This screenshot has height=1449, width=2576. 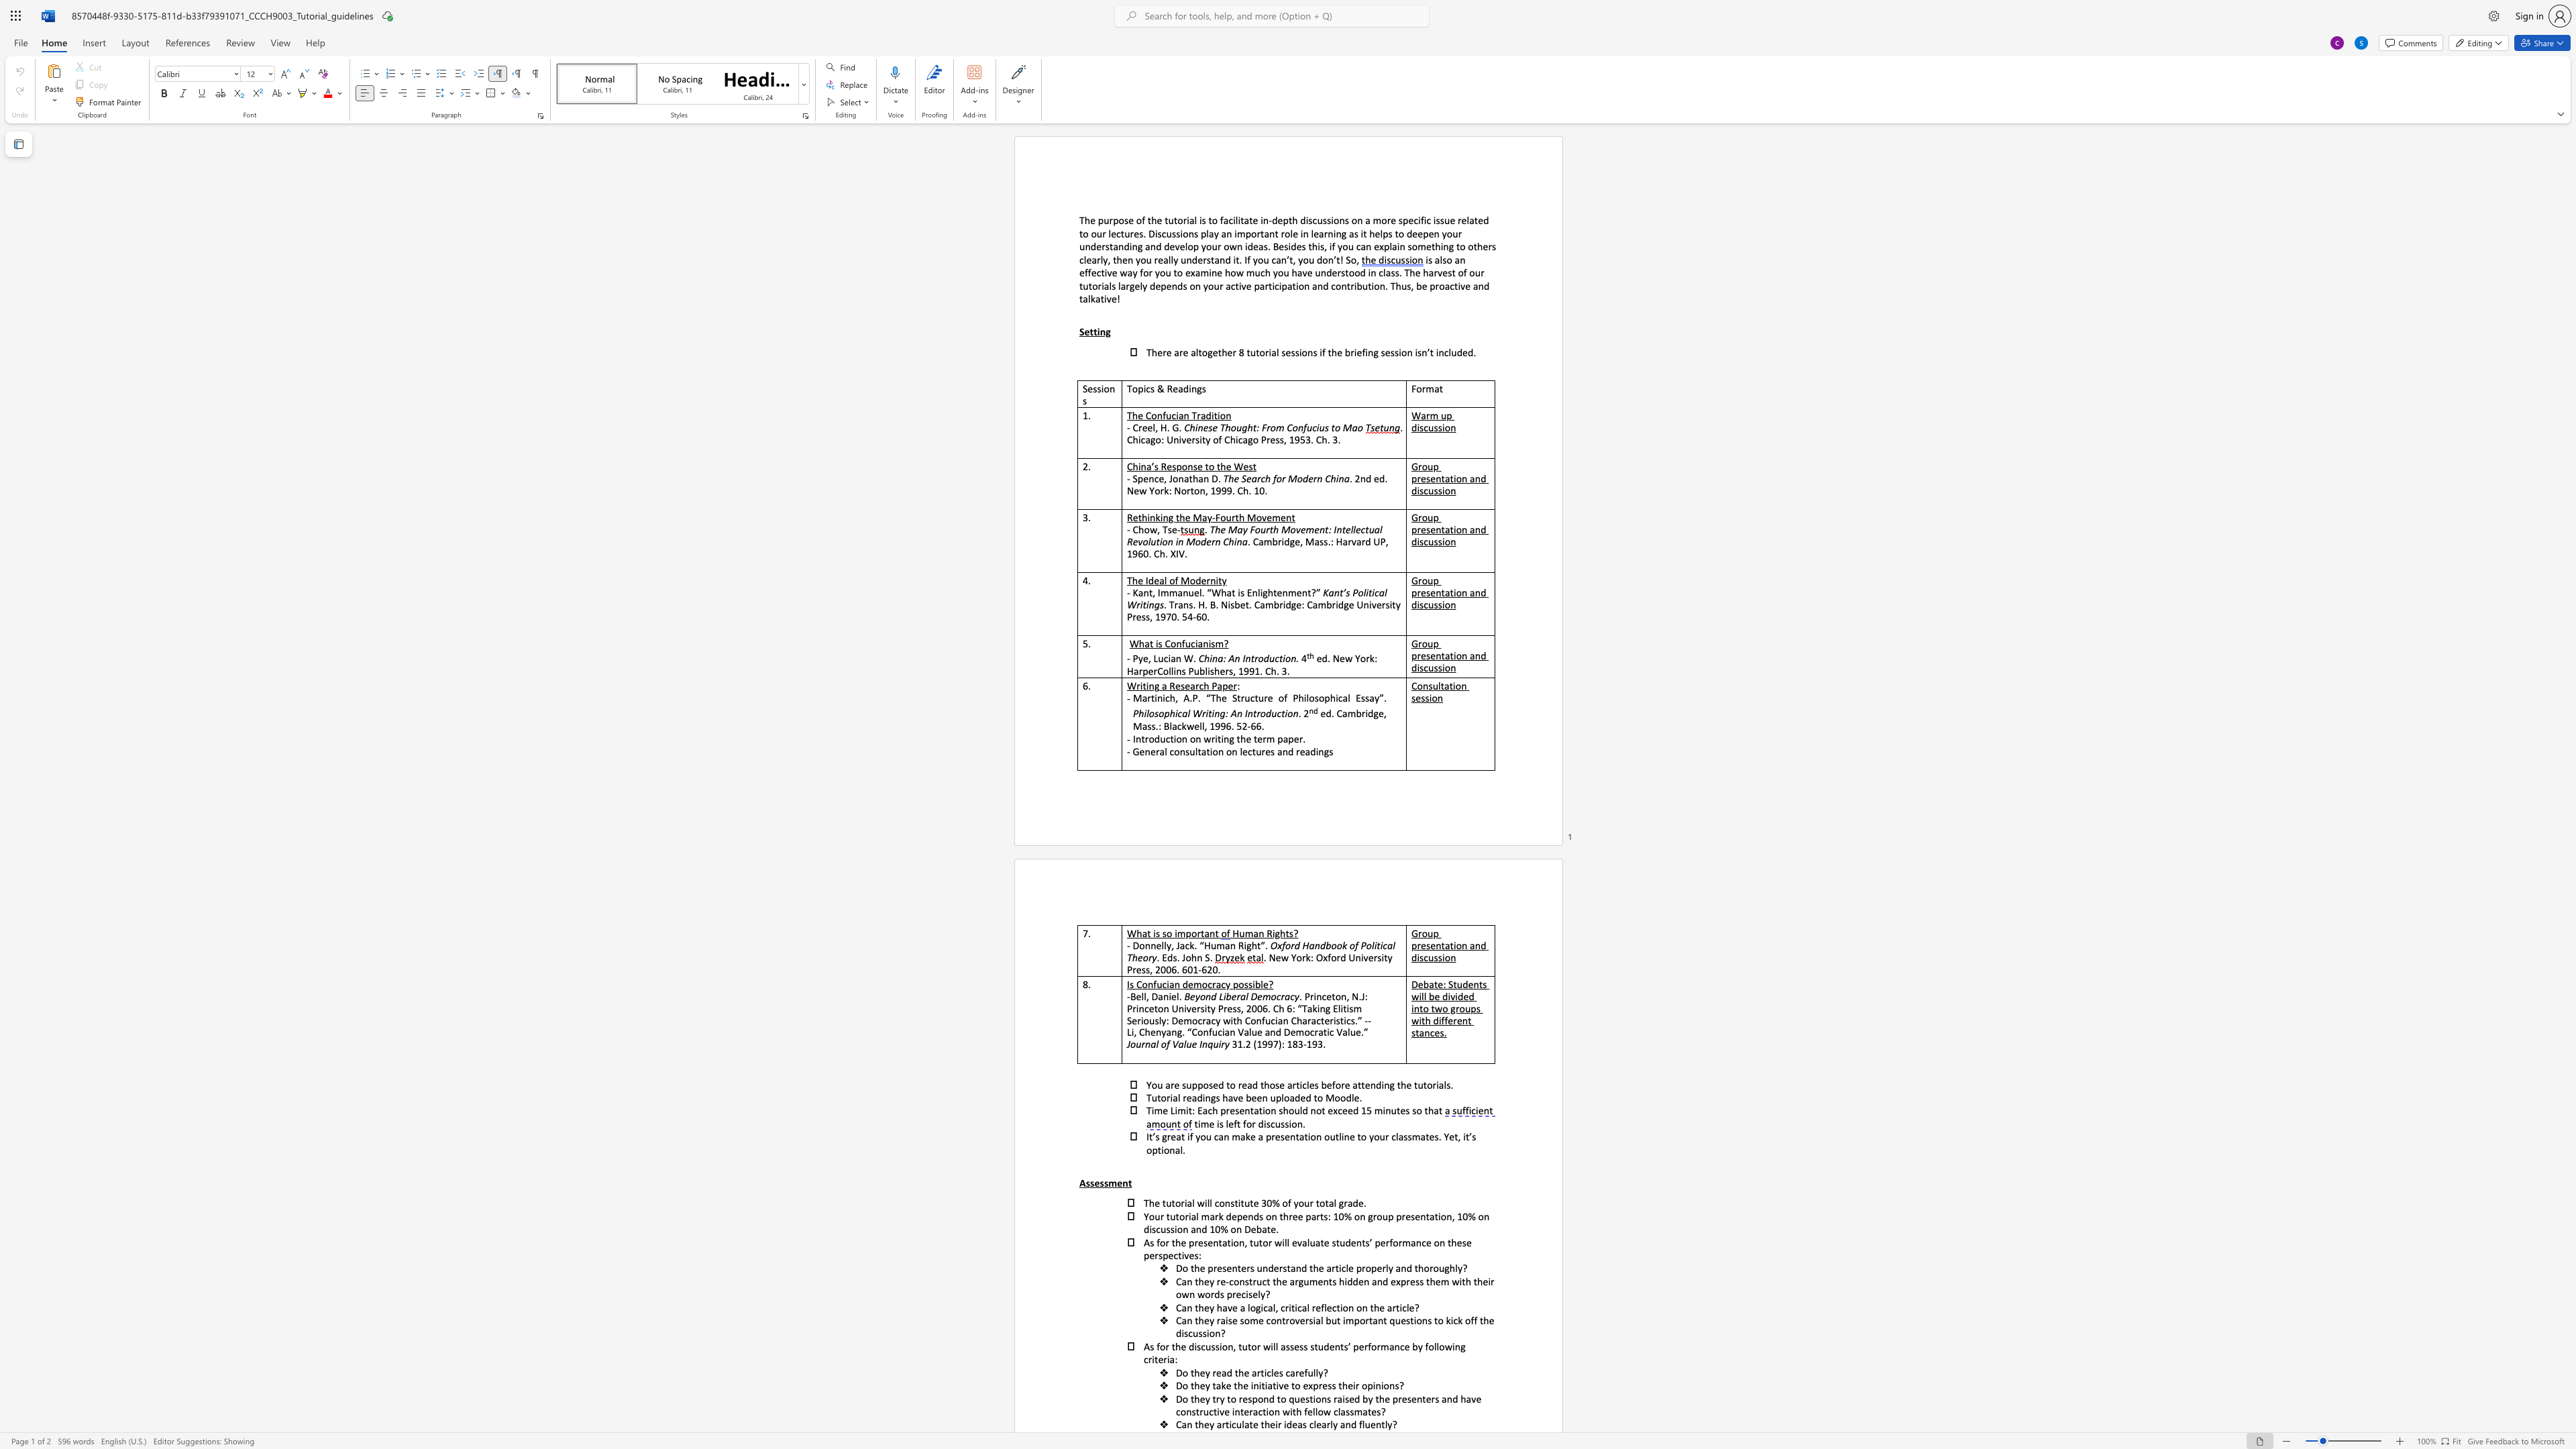 I want to click on the subset text "ress, 1953" within the text ". Chicago: University of Chicago Press, 1953. Ch. 3.", so click(x=1265, y=439).